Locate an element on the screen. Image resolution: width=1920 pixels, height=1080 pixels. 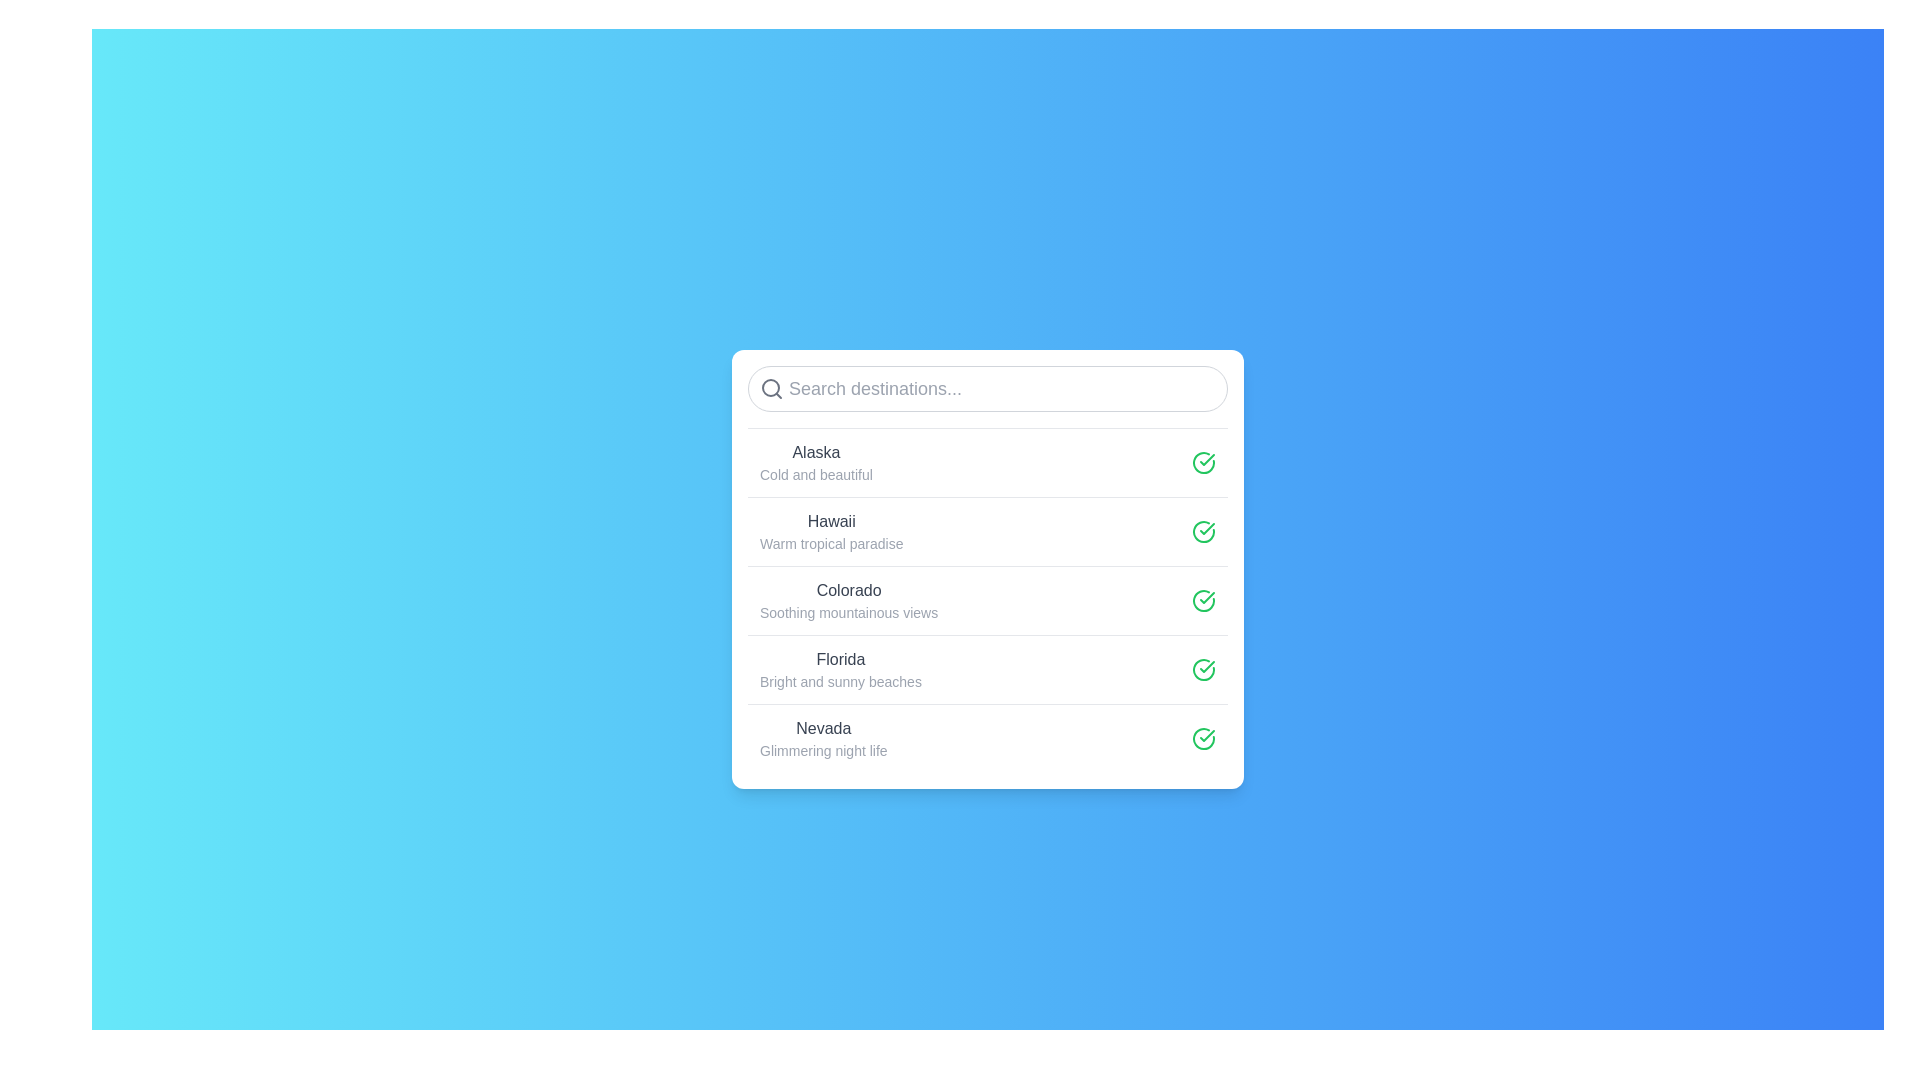
the static informational text element showcasing the destination 'Florida' with the descriptor 'Bright and sunny beaches', which is the fourth list item in the vertically stacked list is located at coordinates (840, 669).